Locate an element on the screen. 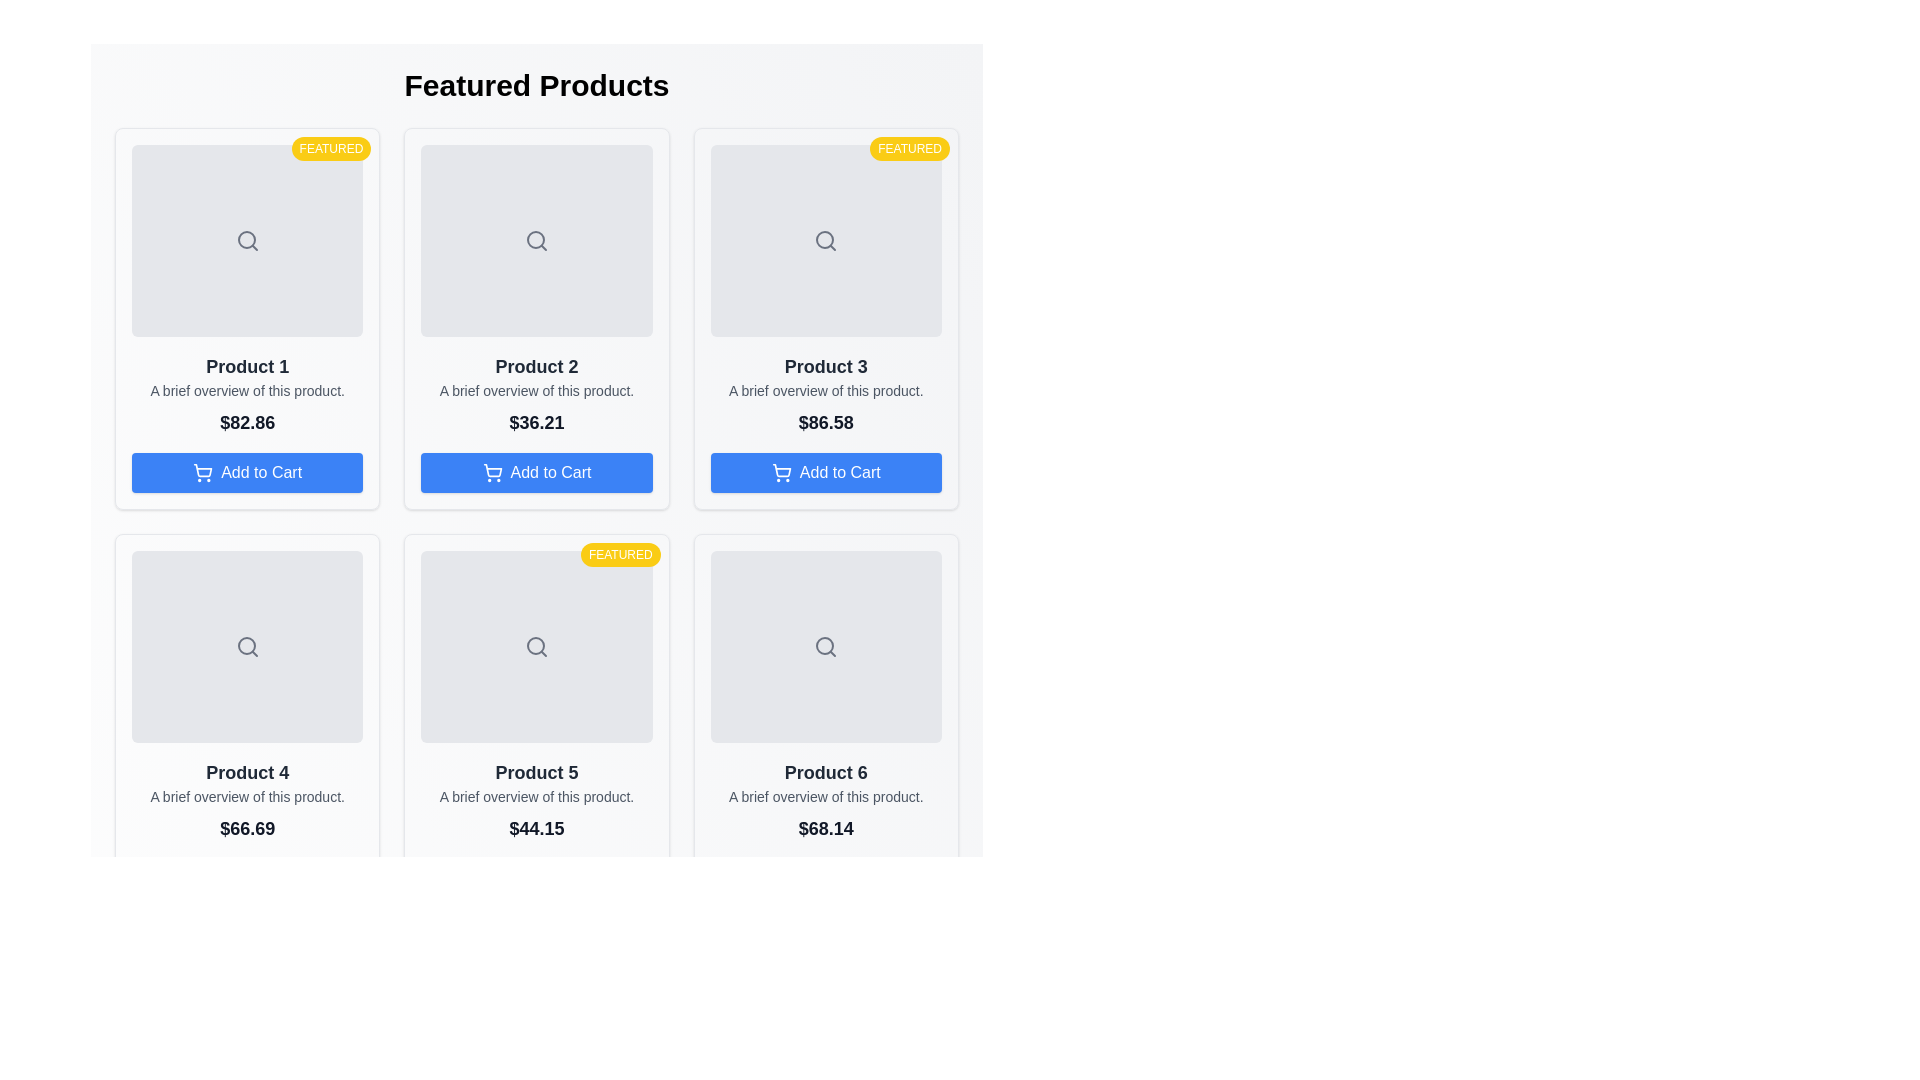 This screenshot has width=1920, height=1080. the text element displaying 'Product 6', which is styled in bold, larger dark gray font and is positioned within the product card layout is located at coordinates (826, 771).